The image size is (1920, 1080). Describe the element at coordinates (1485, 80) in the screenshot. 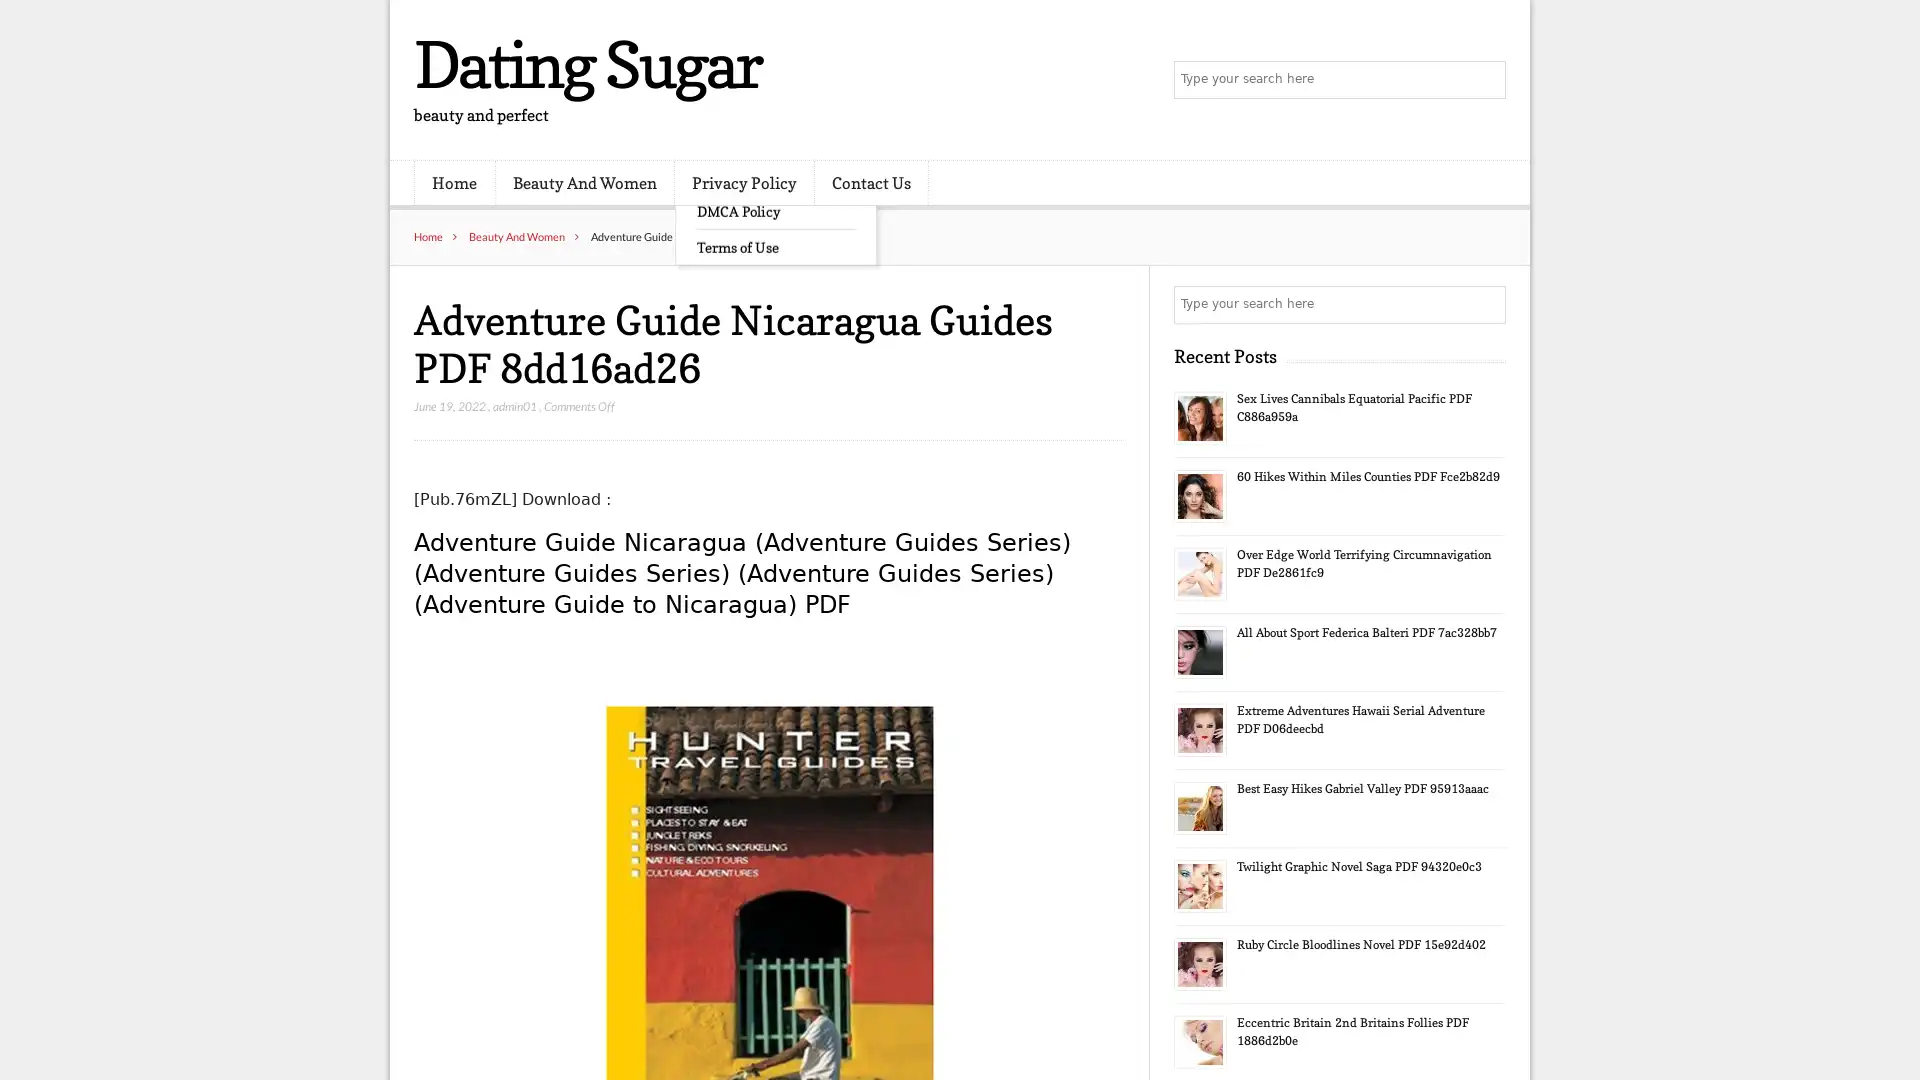

I see `Search` at that location.